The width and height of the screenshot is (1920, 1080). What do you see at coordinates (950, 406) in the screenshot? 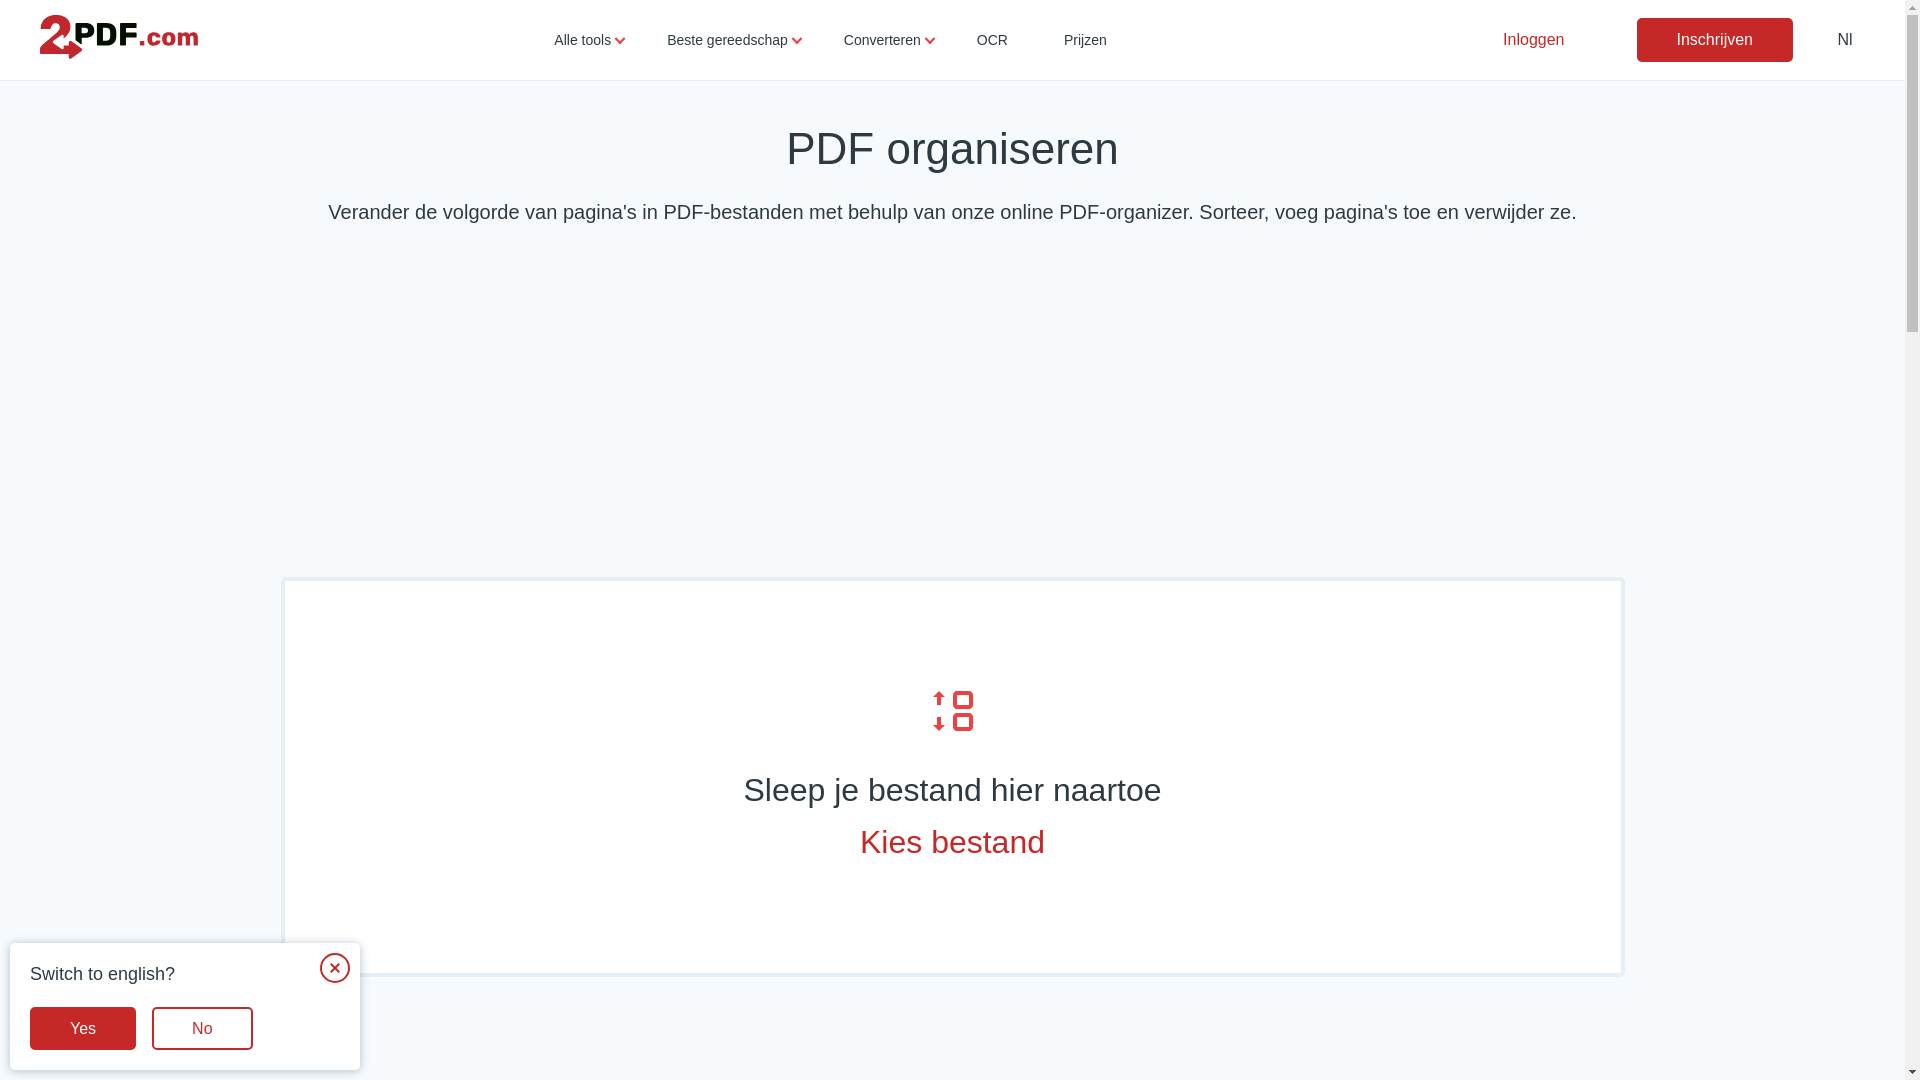
I see `'Advertisement'` at bounding box center [950, 406].